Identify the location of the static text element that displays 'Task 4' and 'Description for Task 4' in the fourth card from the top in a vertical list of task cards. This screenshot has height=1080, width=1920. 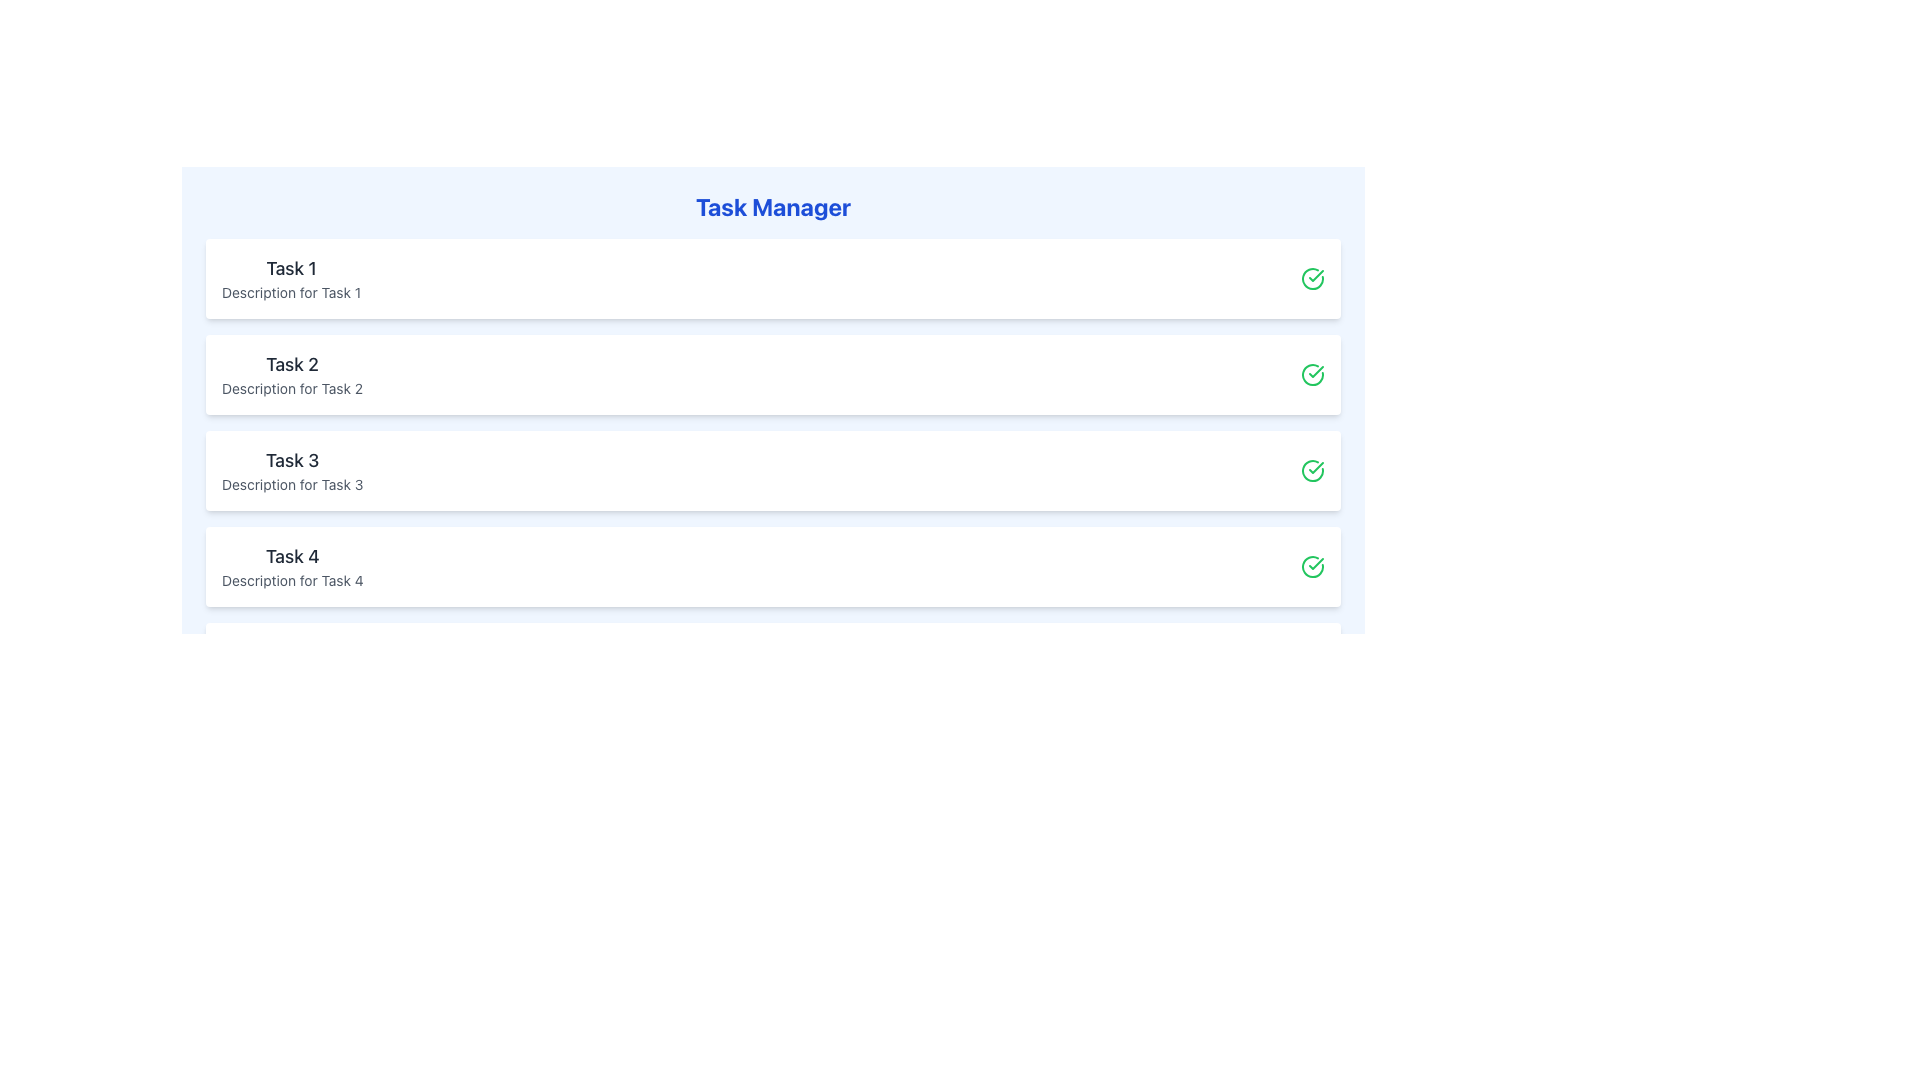
(291, 567).